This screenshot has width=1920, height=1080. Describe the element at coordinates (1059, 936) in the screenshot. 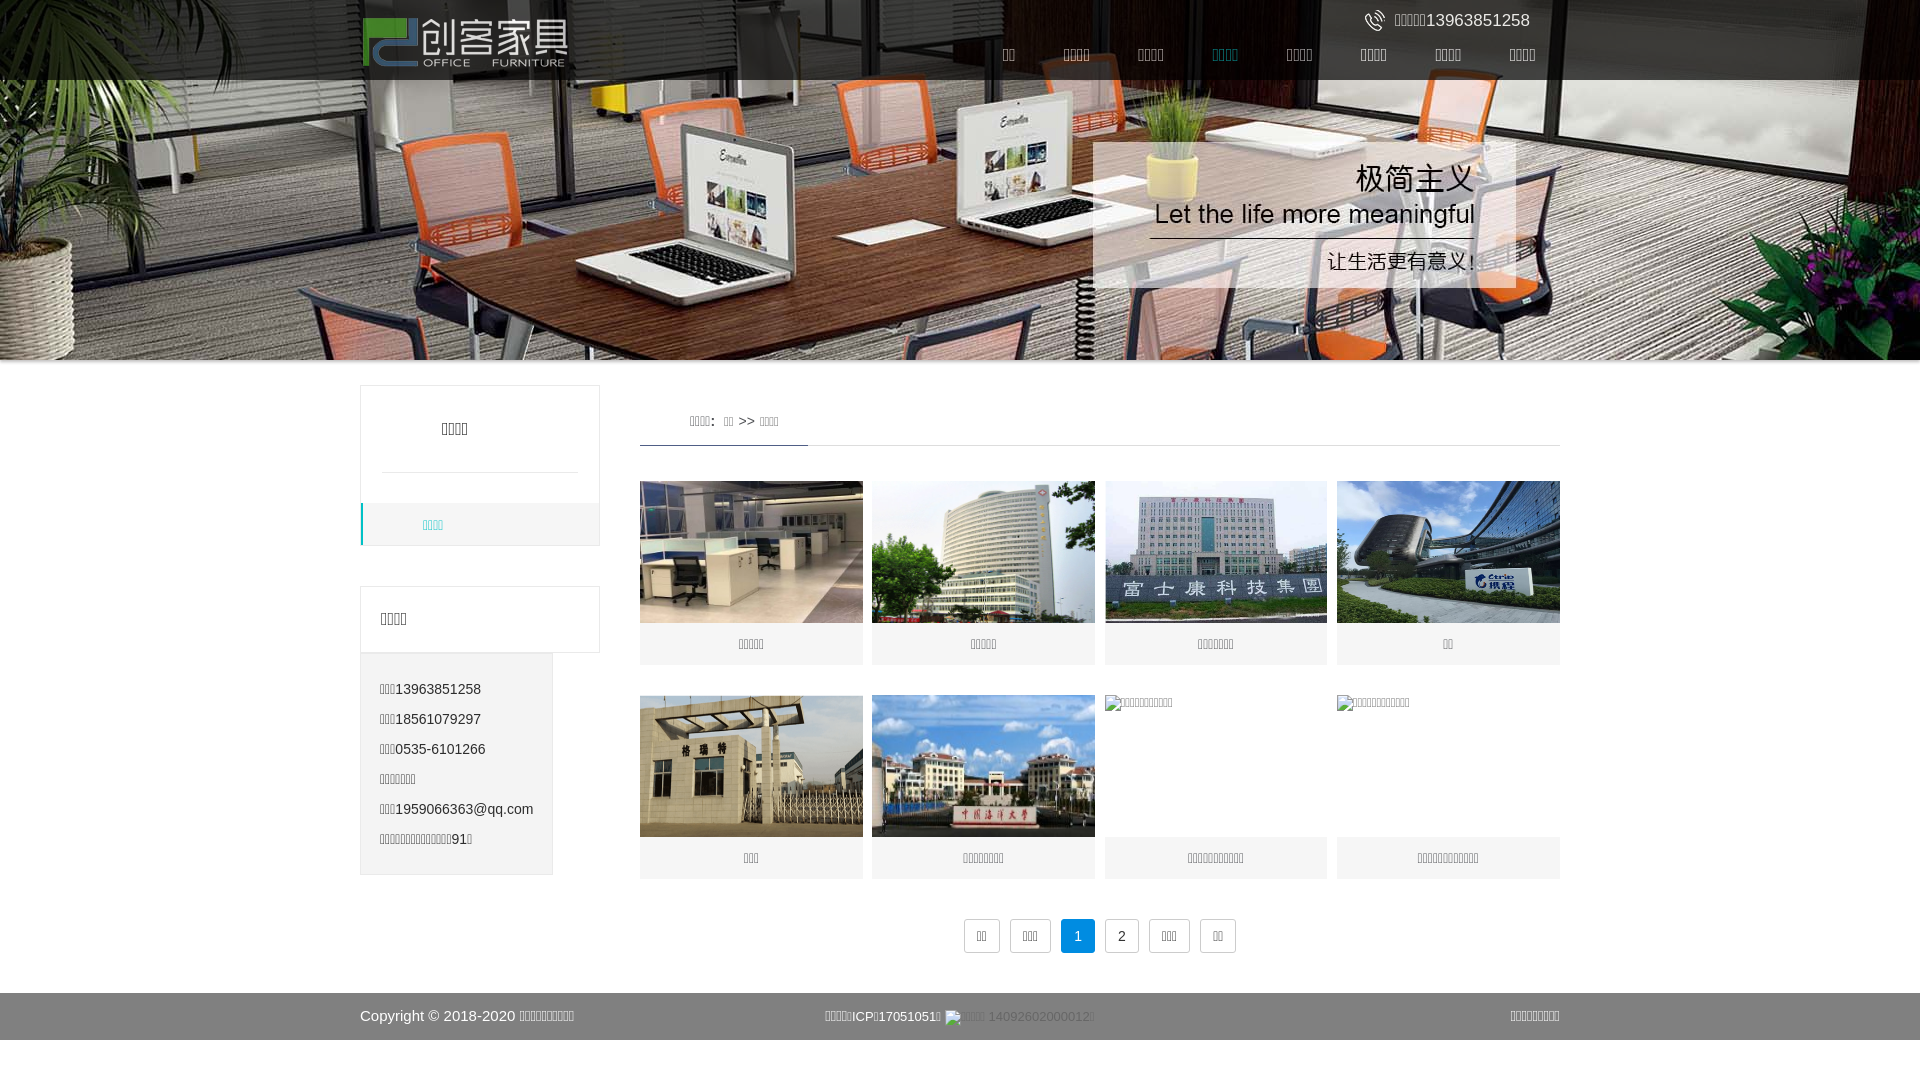

I see `'1'` at that location.